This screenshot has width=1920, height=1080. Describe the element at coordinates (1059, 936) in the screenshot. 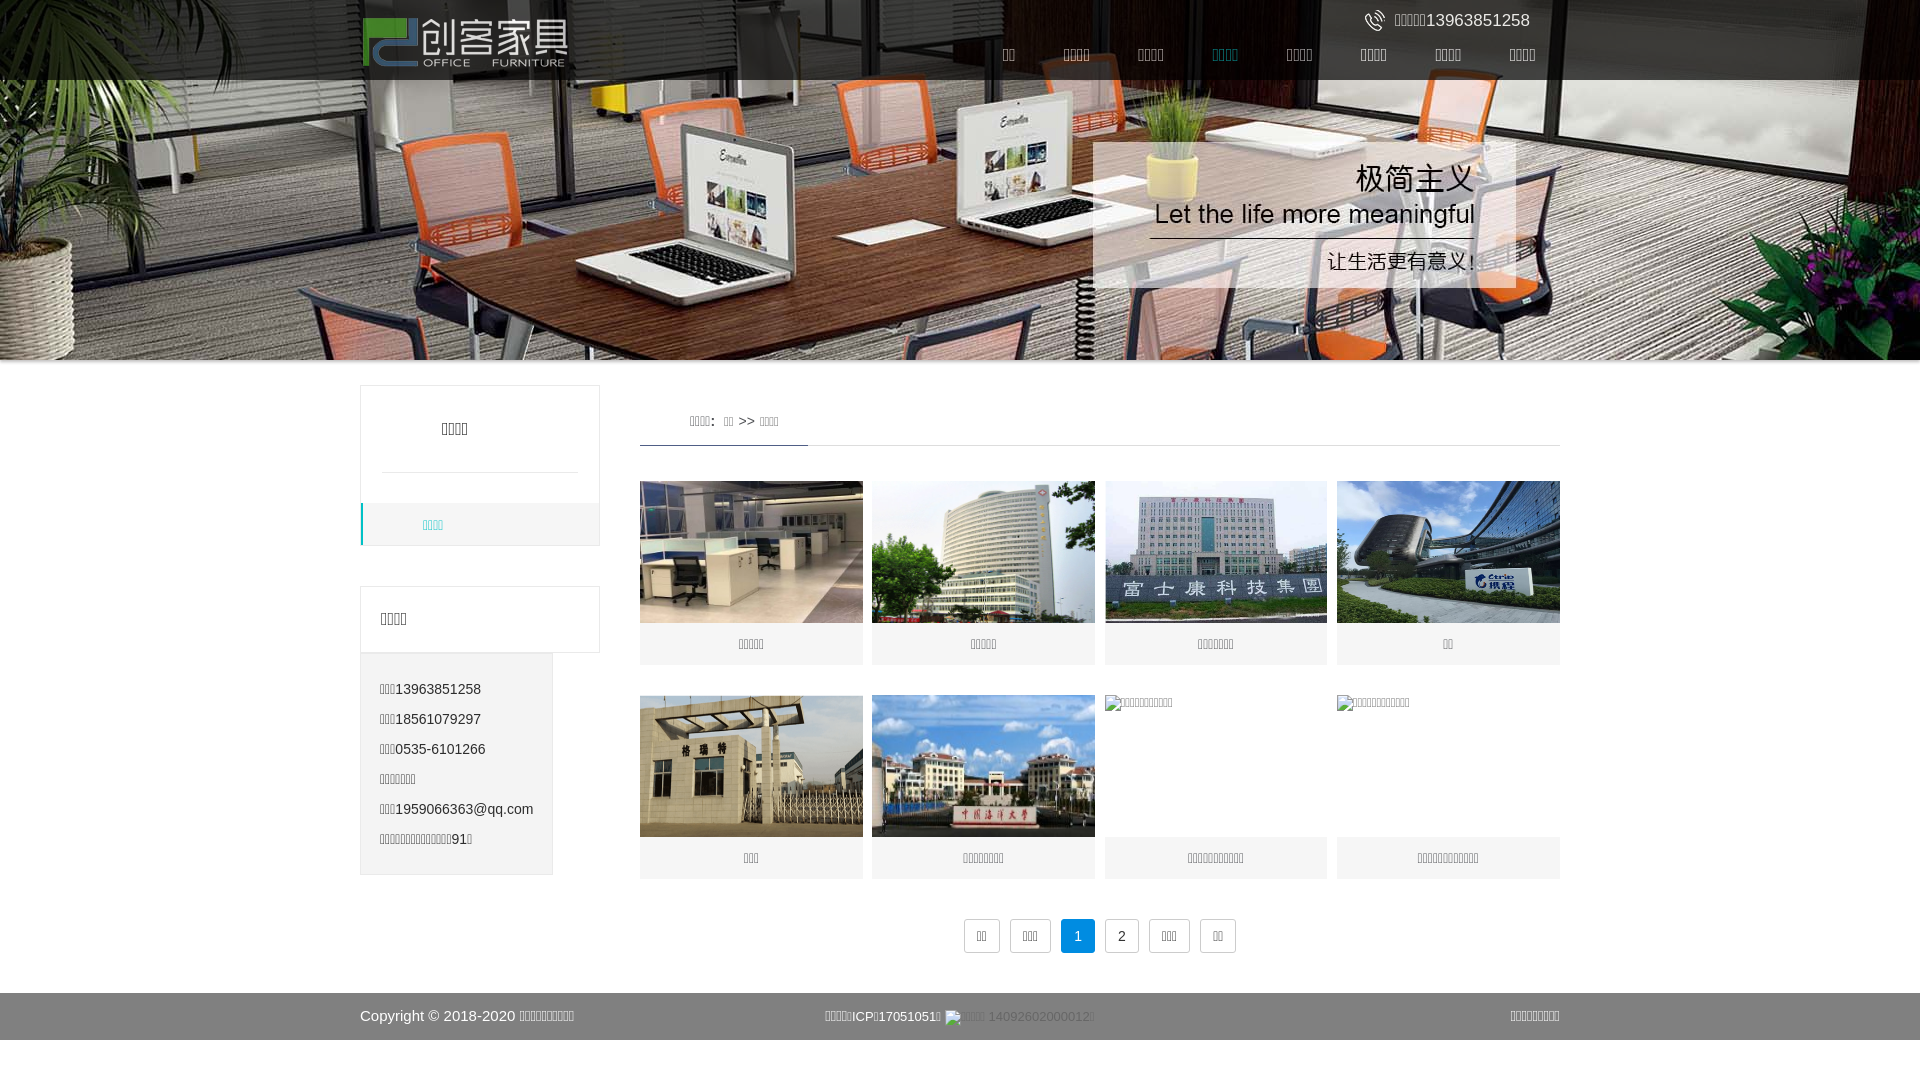

I see `'1'` at that location.